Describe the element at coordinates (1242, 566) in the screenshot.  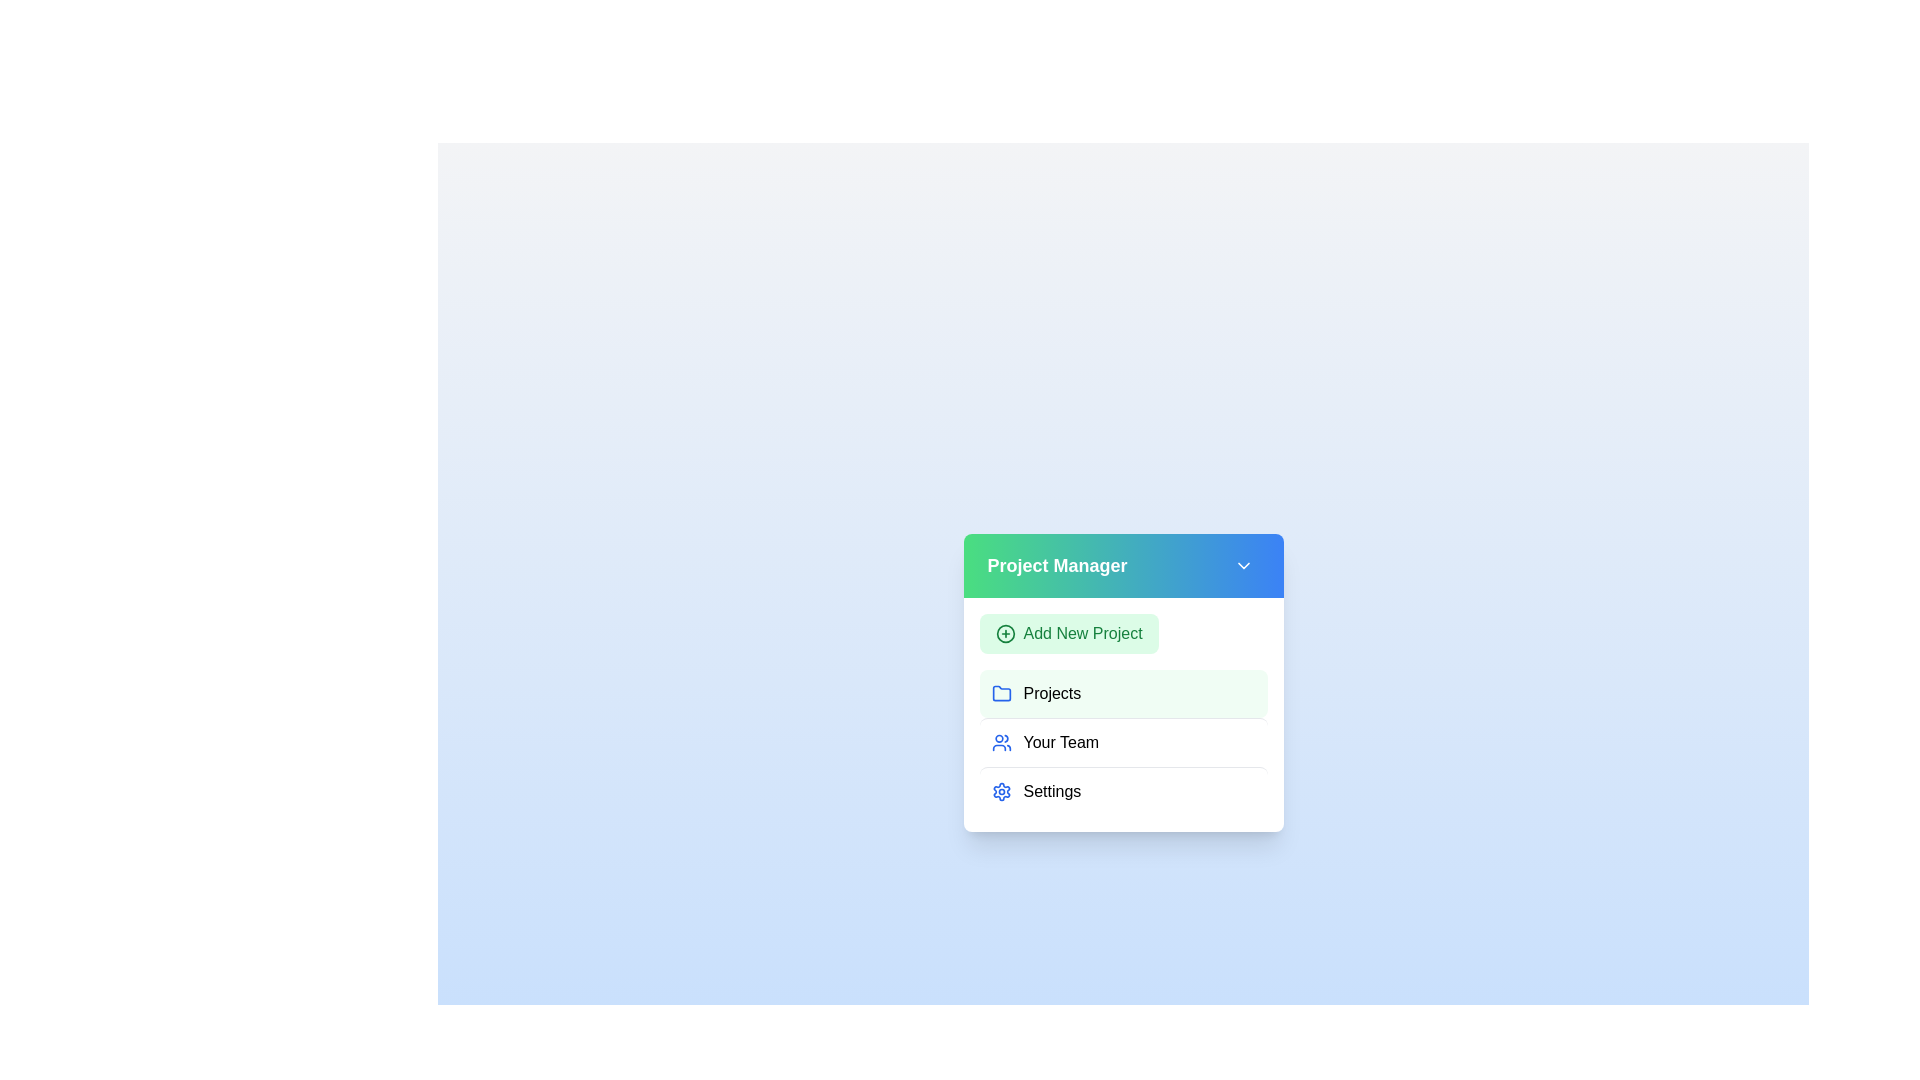
I see `the chevron button to toggle the menu's expanded state` at that location.